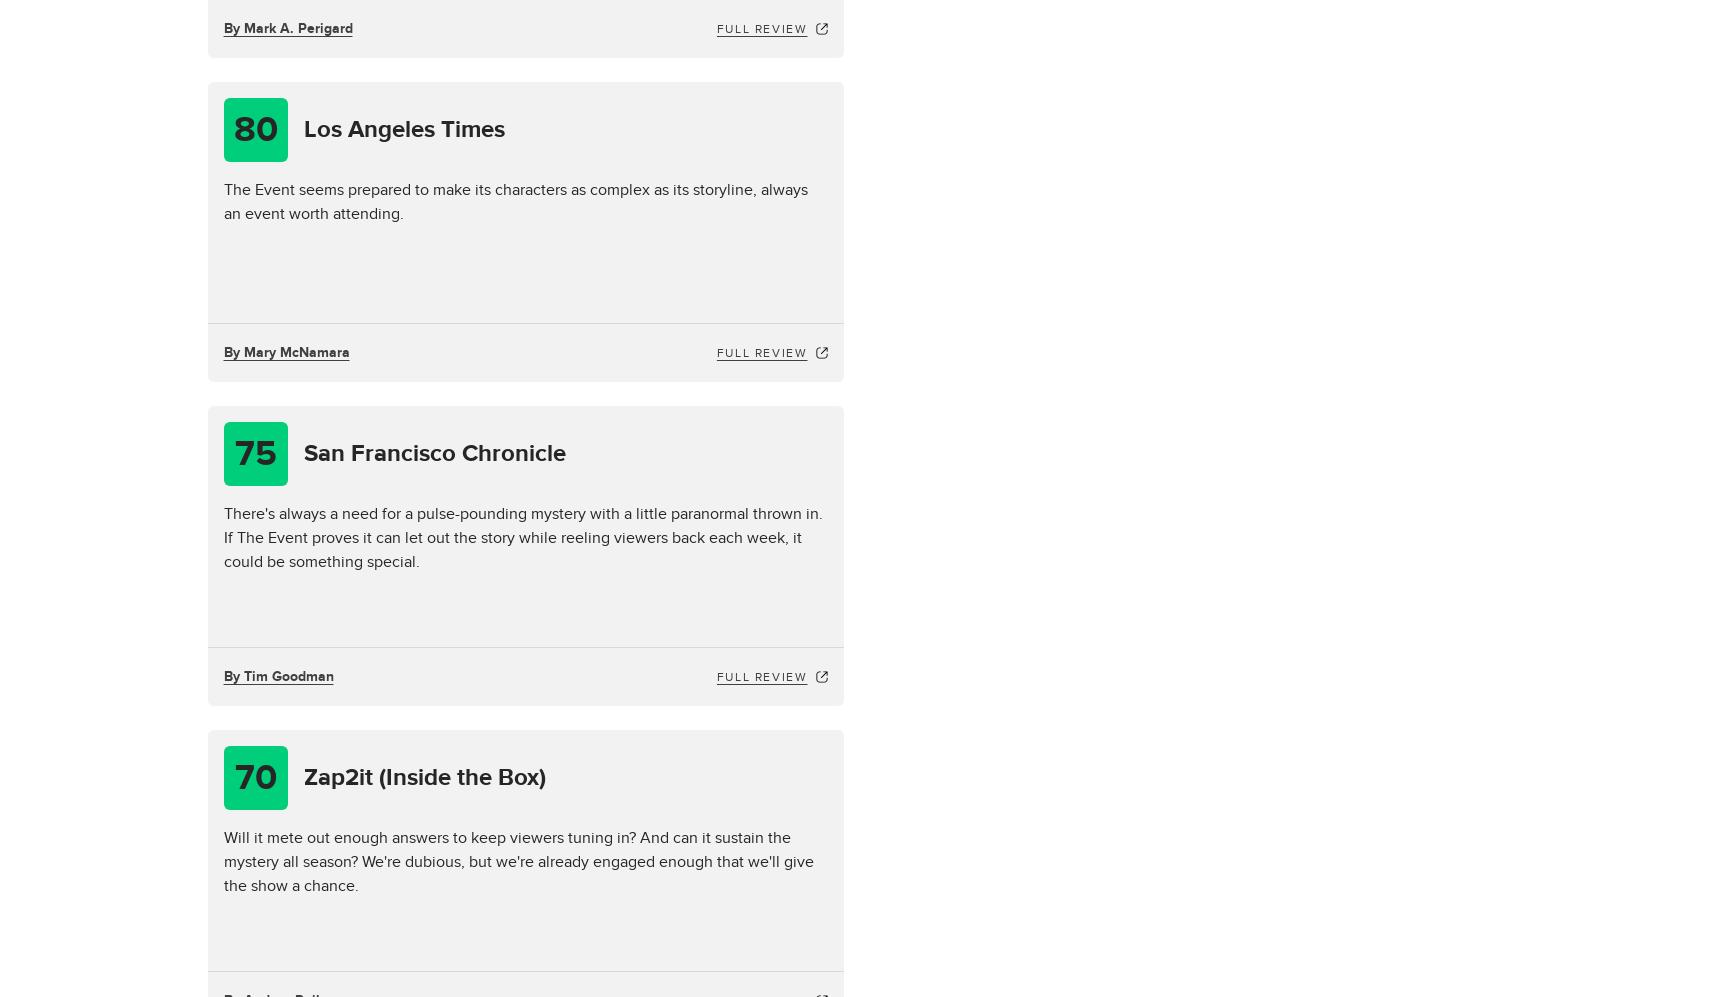 This screenshot has width=1711, height=997. I want to click on 'By Mary McNamara', so click(286, 351).